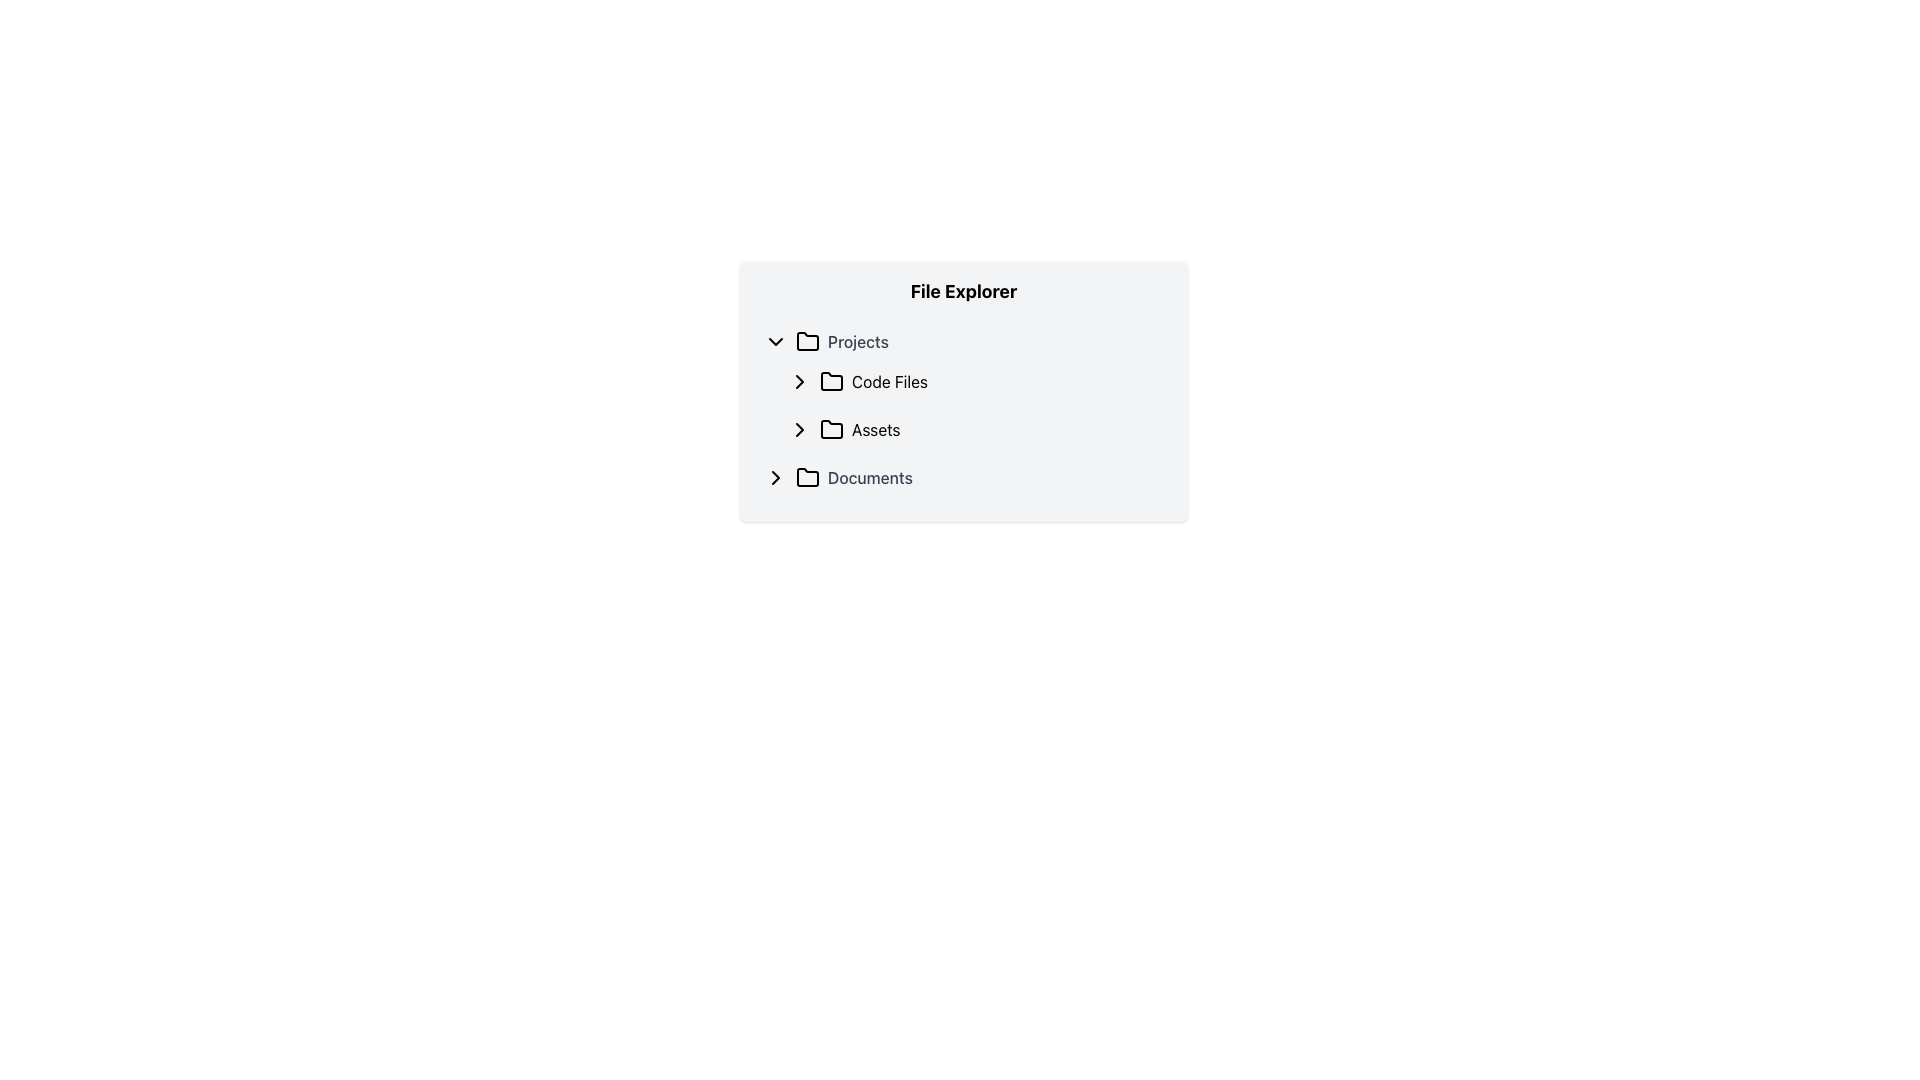 Image resolution: width=1920 pixels, height=1080 pixels. Describe the element at coordinates (807, 478) in the screenshot. I see `the folder icon located in the fourth row of the File Explorer under the 'Documents' folder, positioned to the left of the 'Documents' text label and to the right of the chevron icon` at that location.